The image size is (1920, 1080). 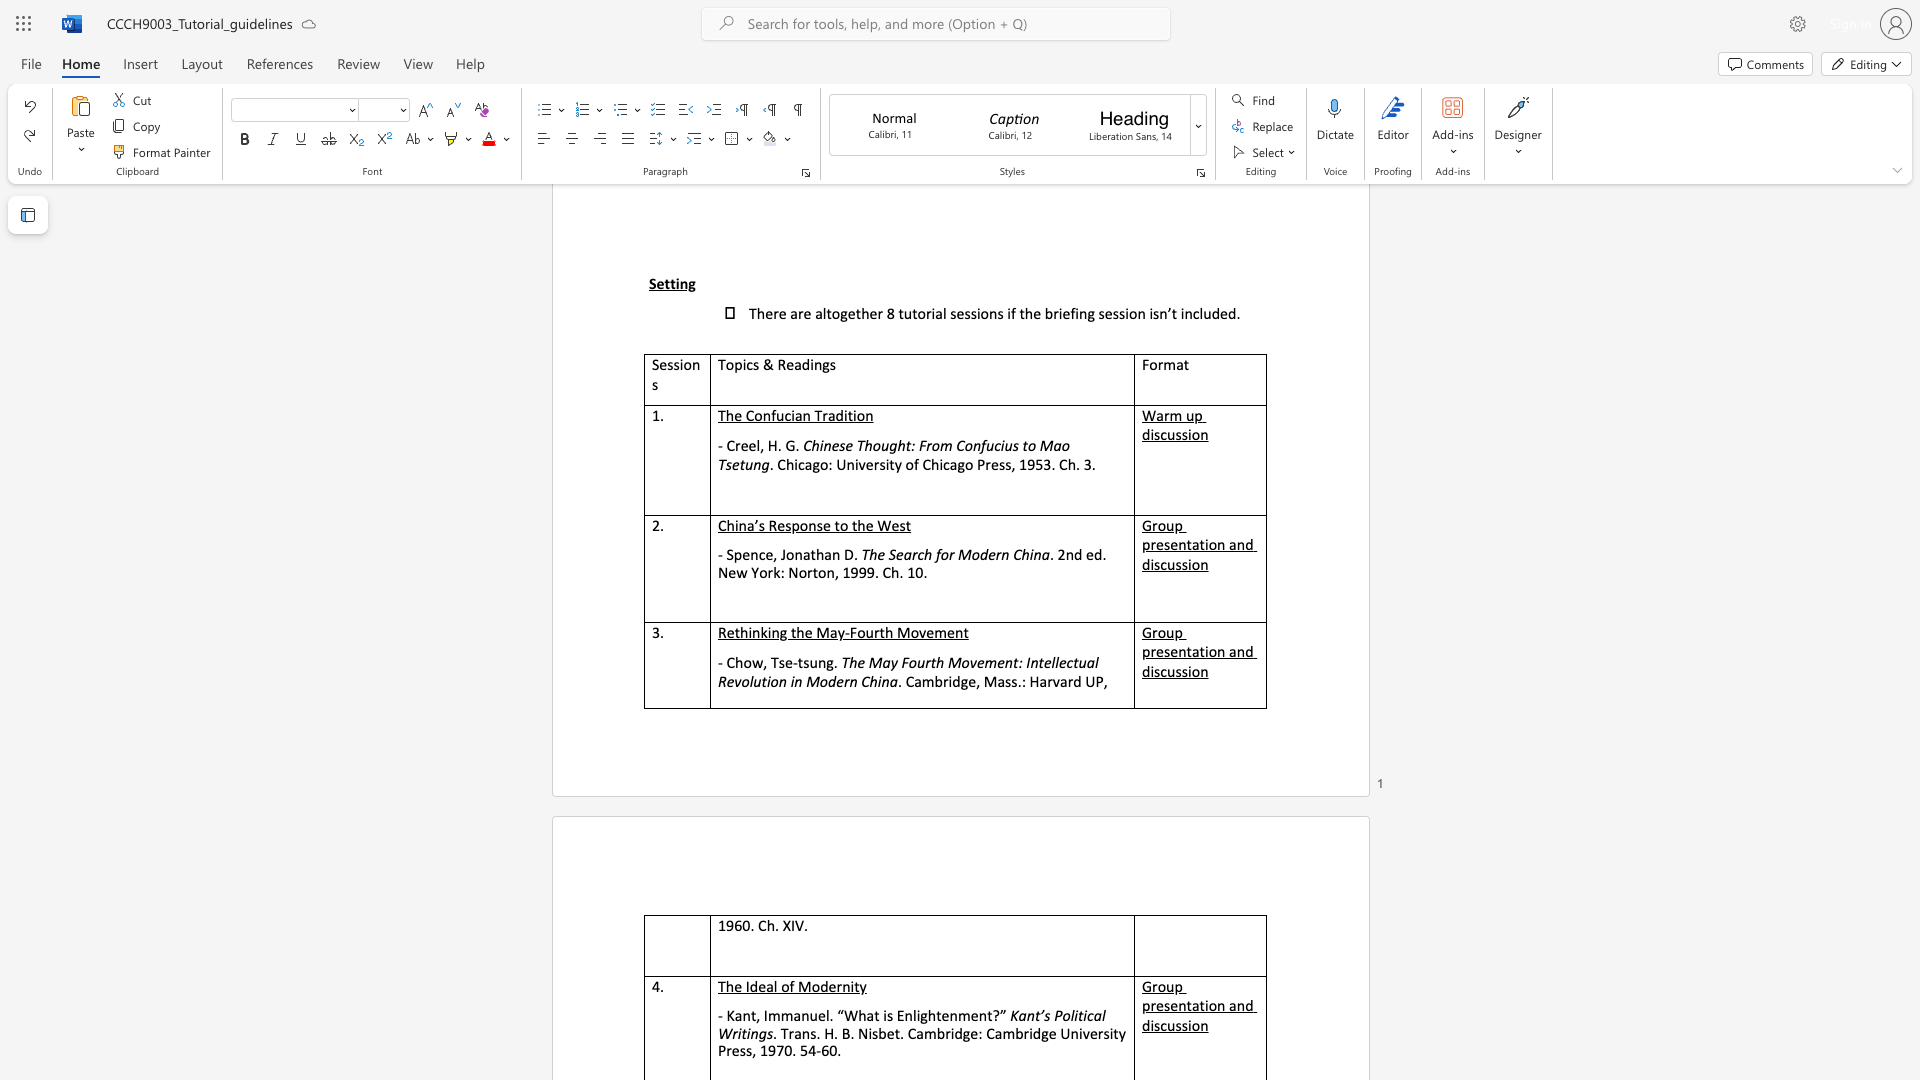 I want to click on the subset text "V." within the text "1960. Ch. XIV.", so click(x=794, y=925).